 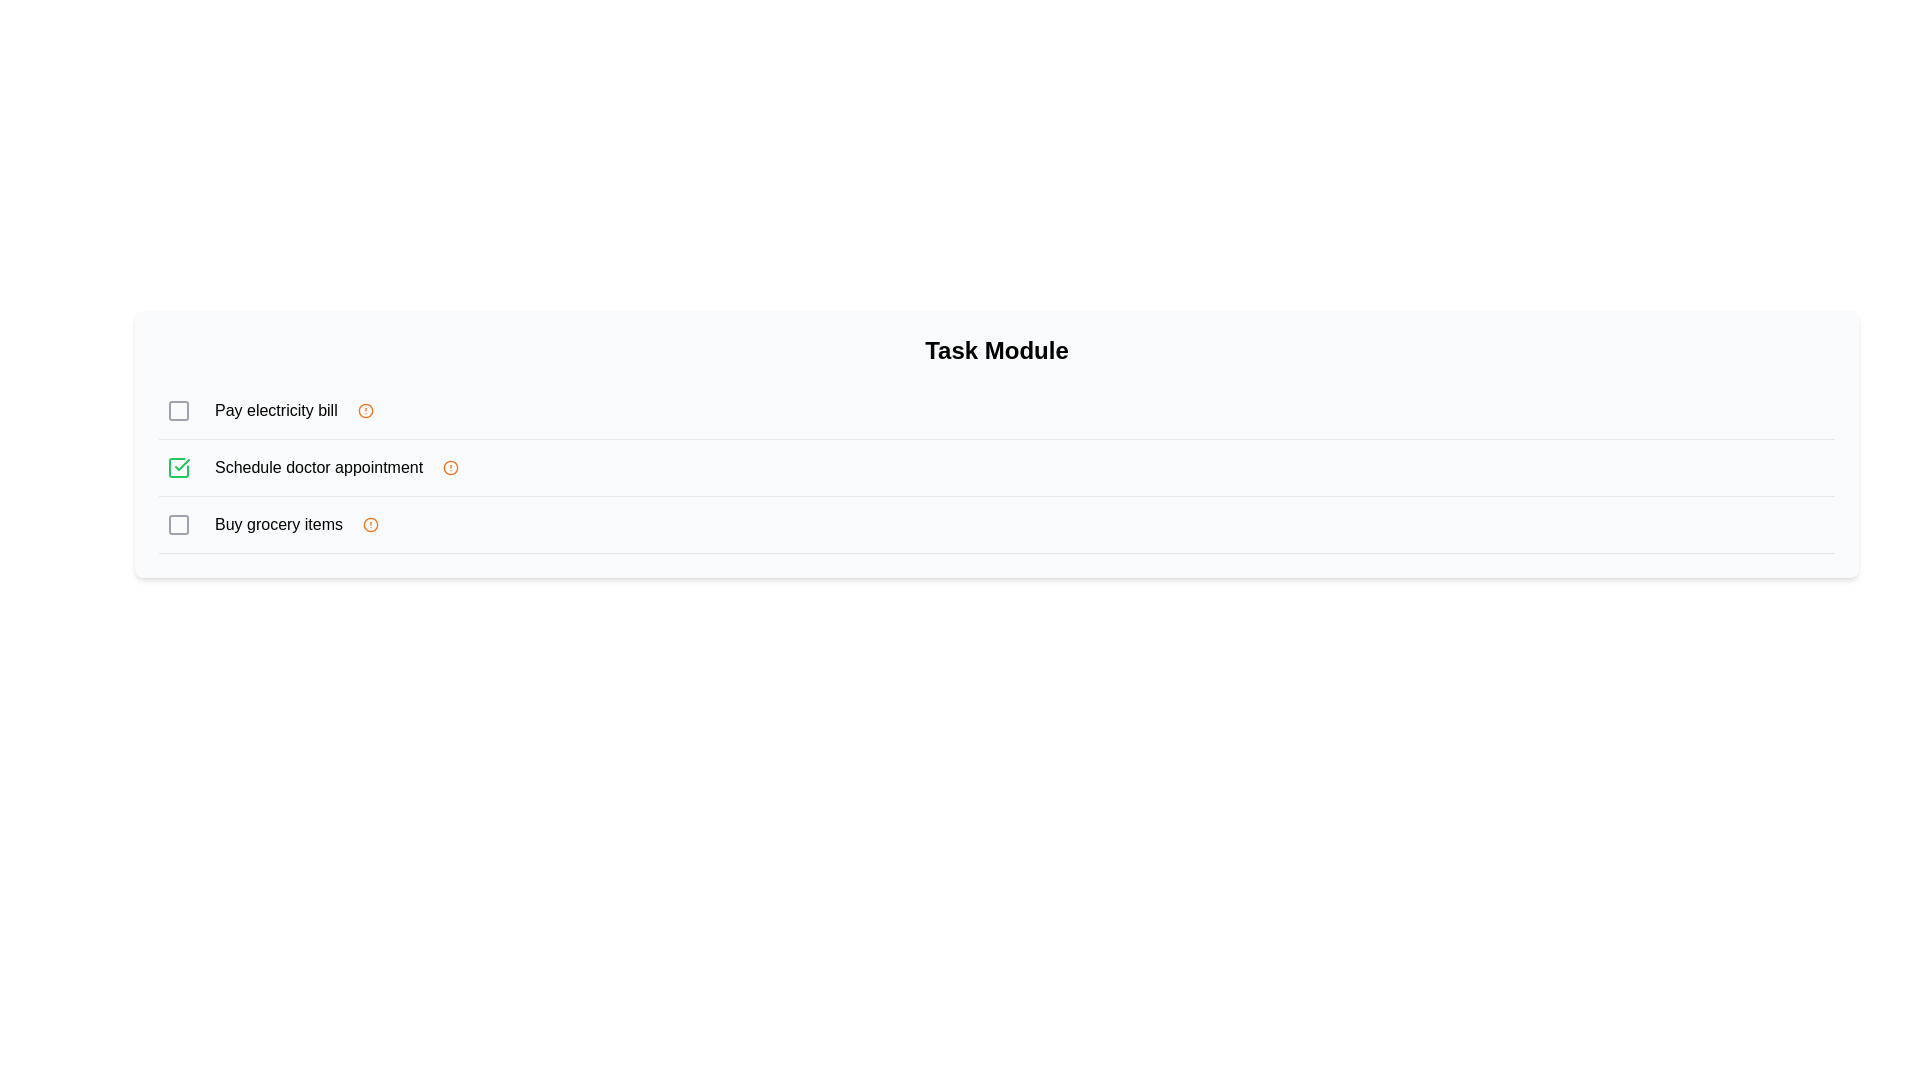 I want to click on the green check mark icon styled as a task completion indicator, positioned adjacent to the task description 'Schedule doctor appointment', so click(x=178, y=467).